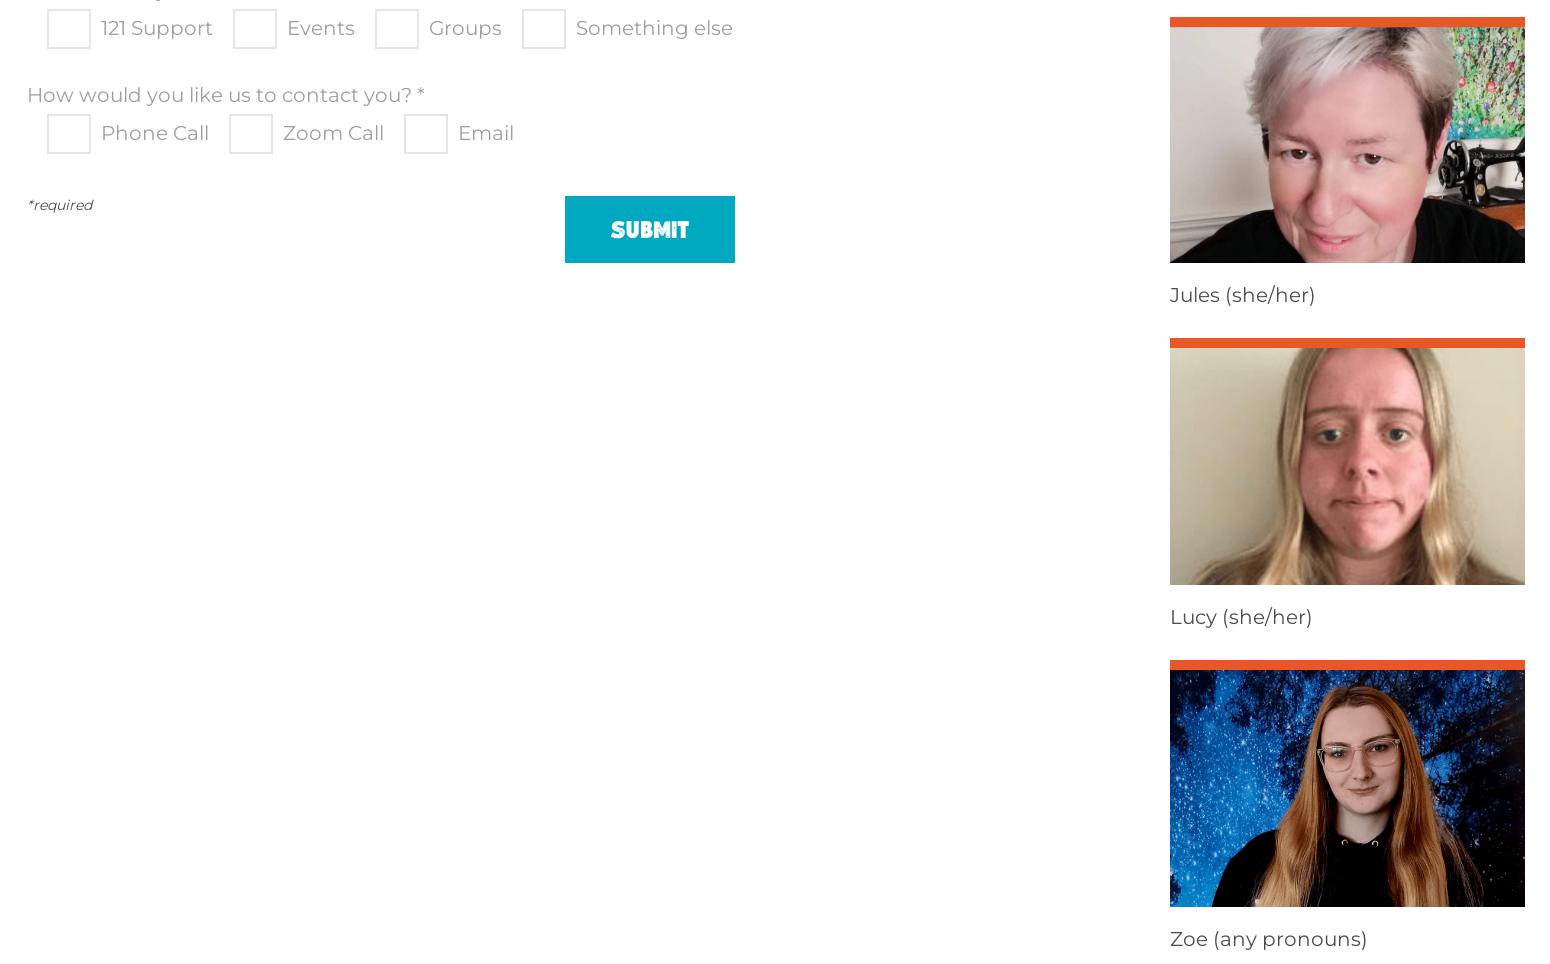 This screenshot has width=1550, height=964. Describe the element at coordinates (332, 133) in the screenshot. I see `'Zoom Call'` at that location.